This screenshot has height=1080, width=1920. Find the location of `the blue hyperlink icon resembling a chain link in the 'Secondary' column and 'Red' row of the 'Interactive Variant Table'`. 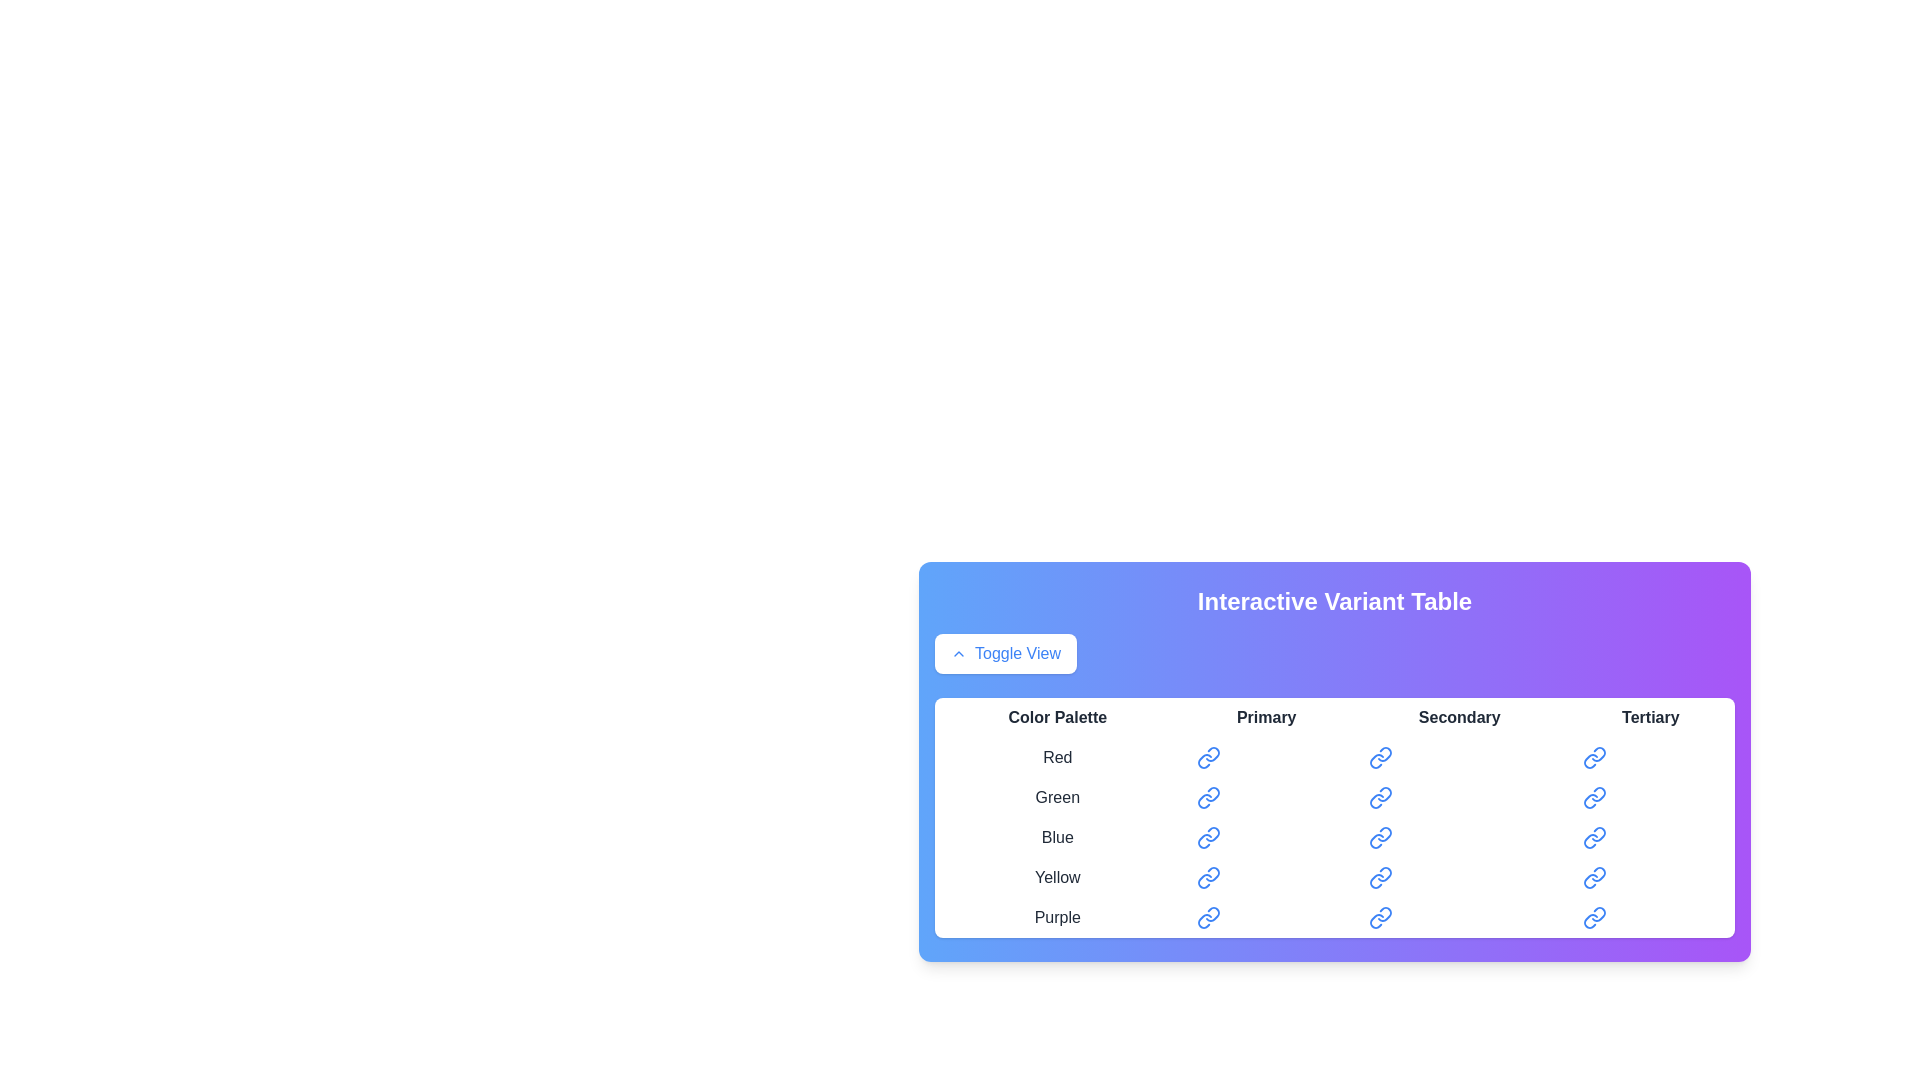

the blue hyperlink icon resembling a chain link in the 'Secondary' column and 'Red' row of the 'Interactive Variant Table' is located at coordinates (1379, 758).